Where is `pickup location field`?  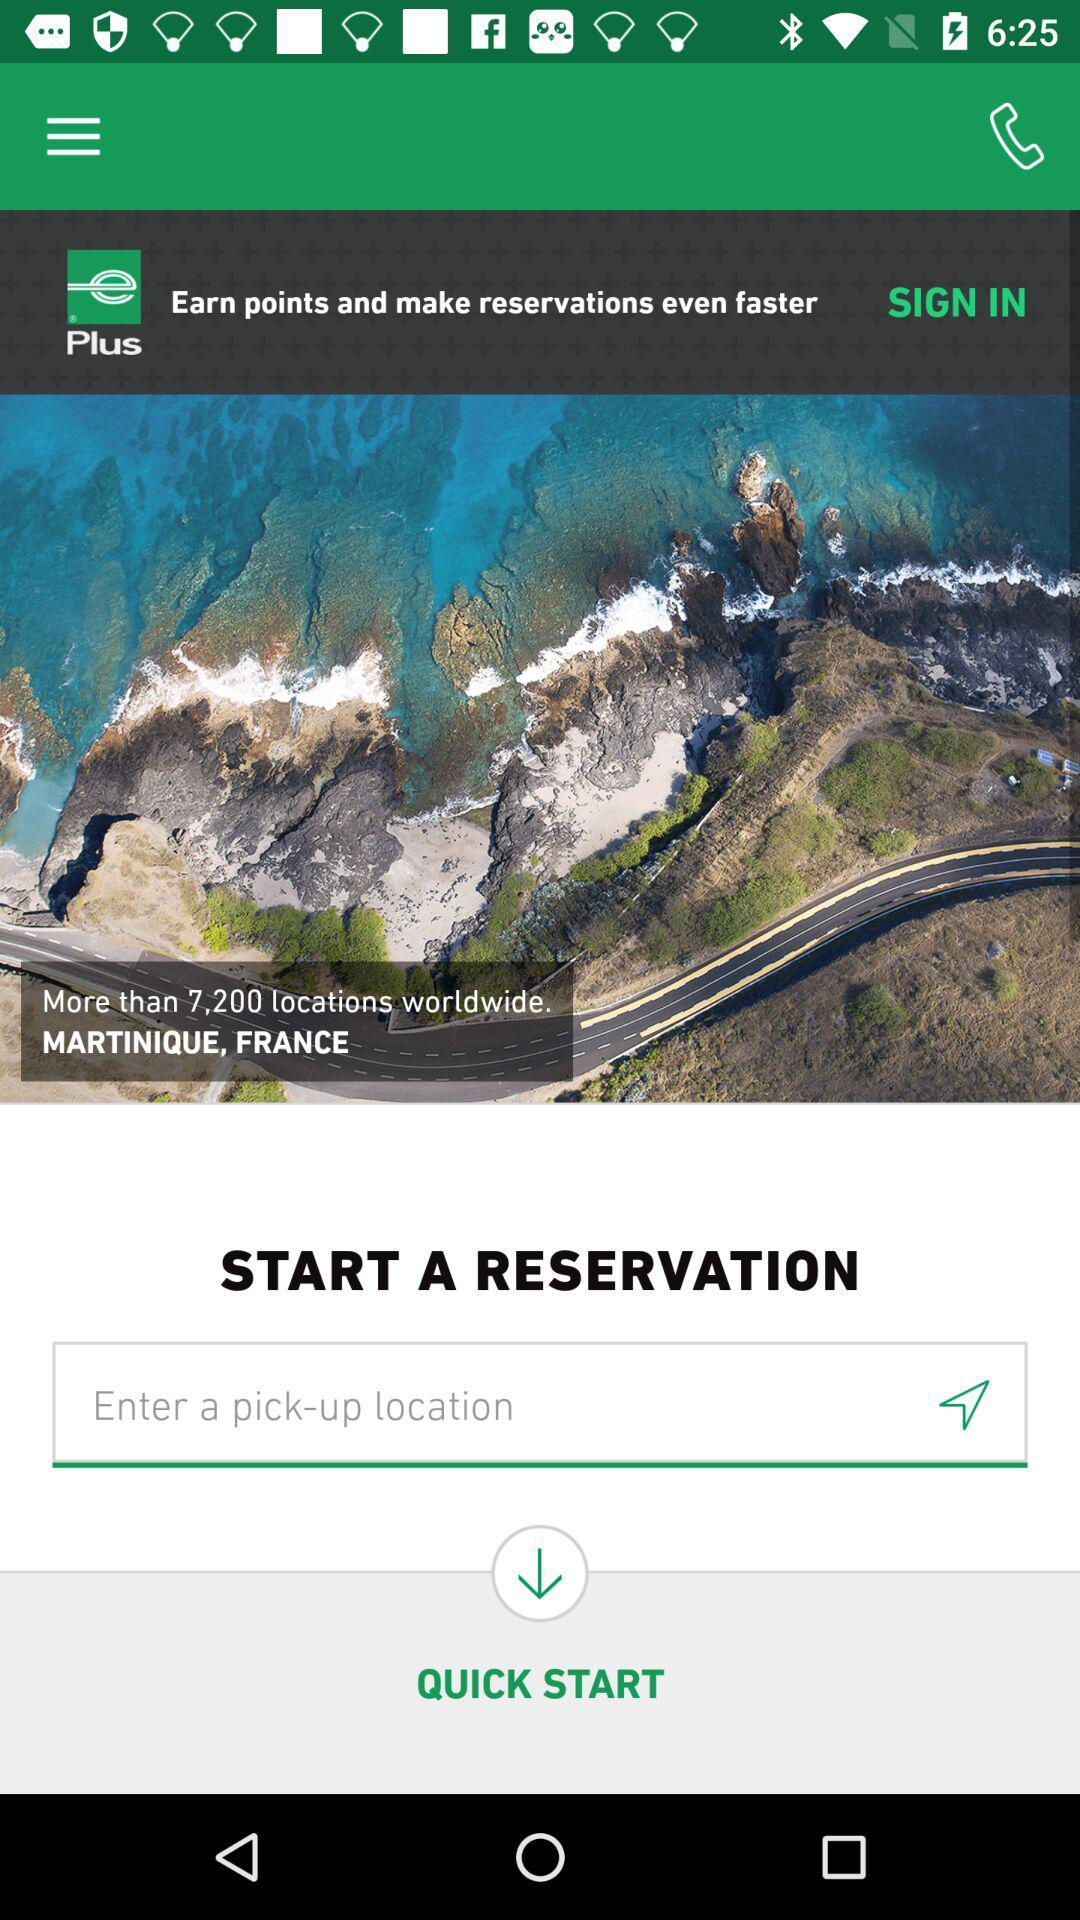
pickup location field is located at coordinates (540, 1403).